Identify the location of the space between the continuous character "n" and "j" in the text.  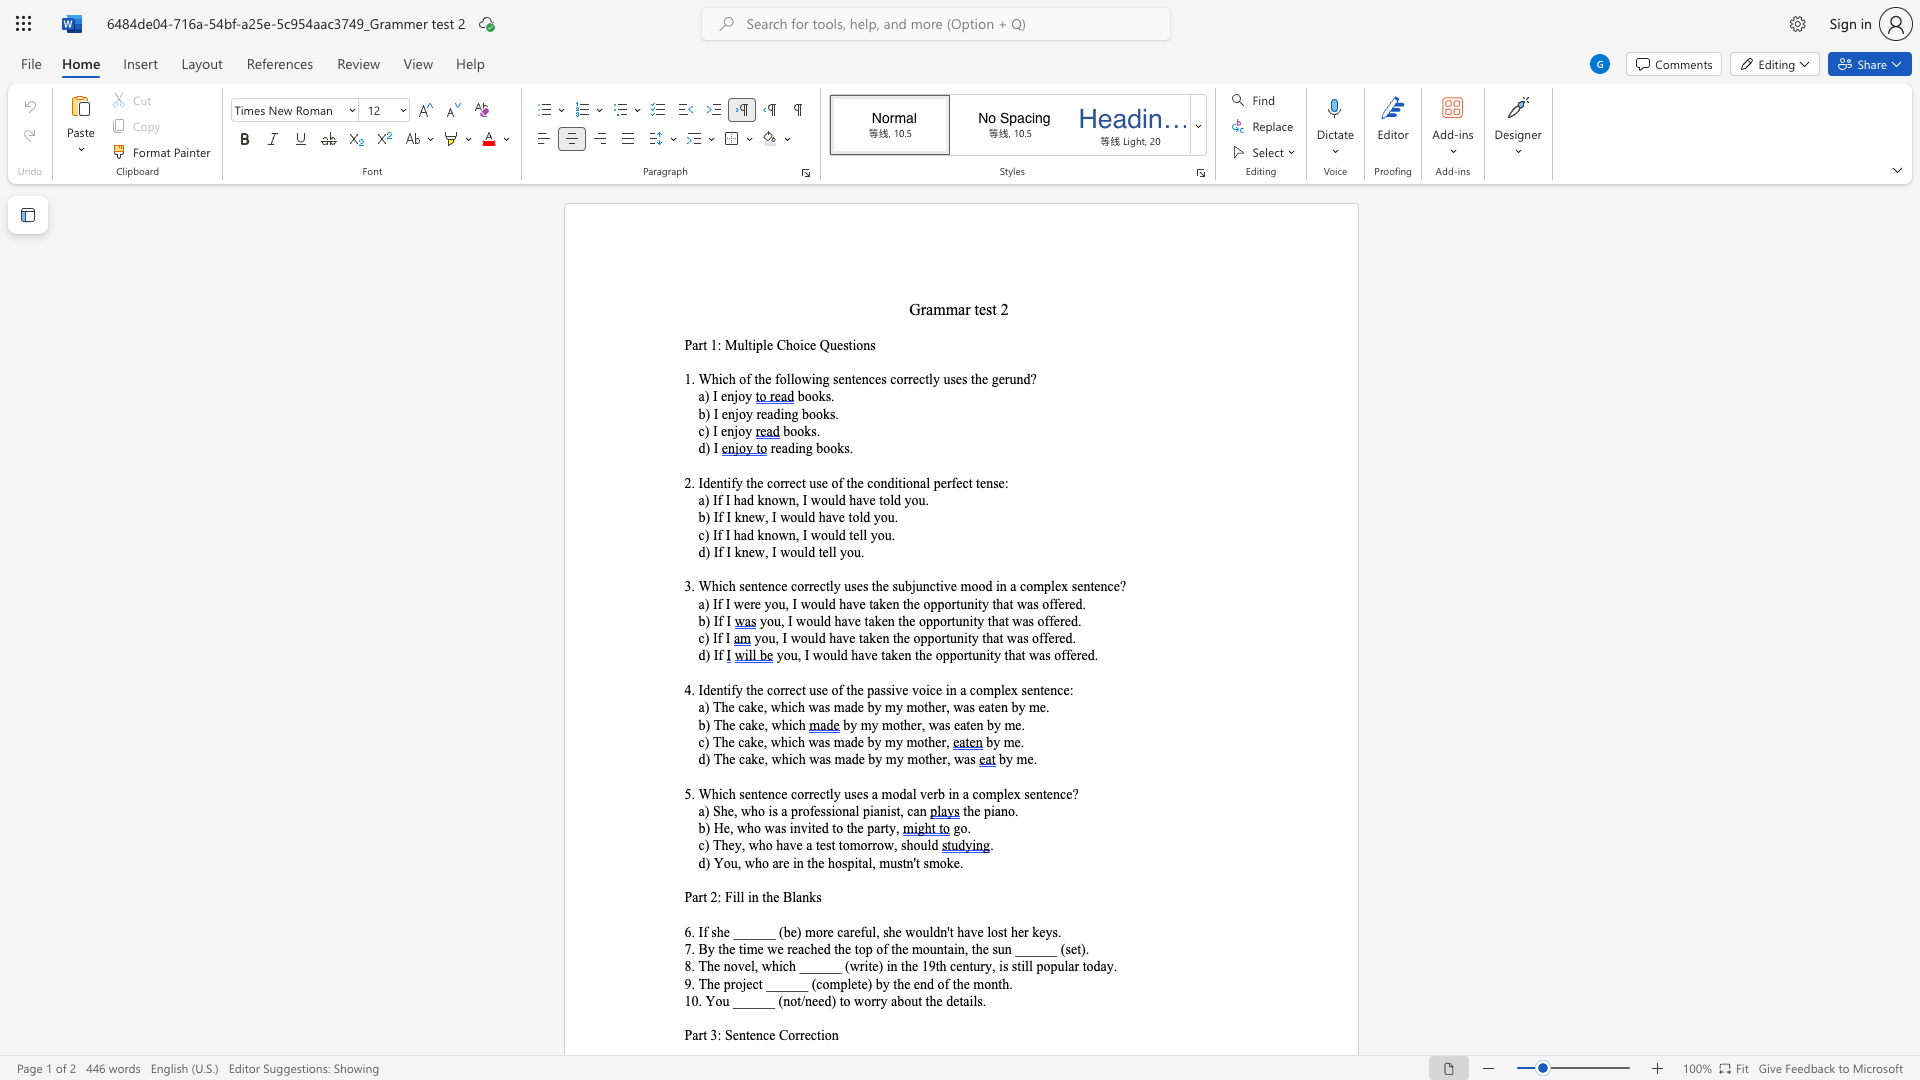
(732, 430).